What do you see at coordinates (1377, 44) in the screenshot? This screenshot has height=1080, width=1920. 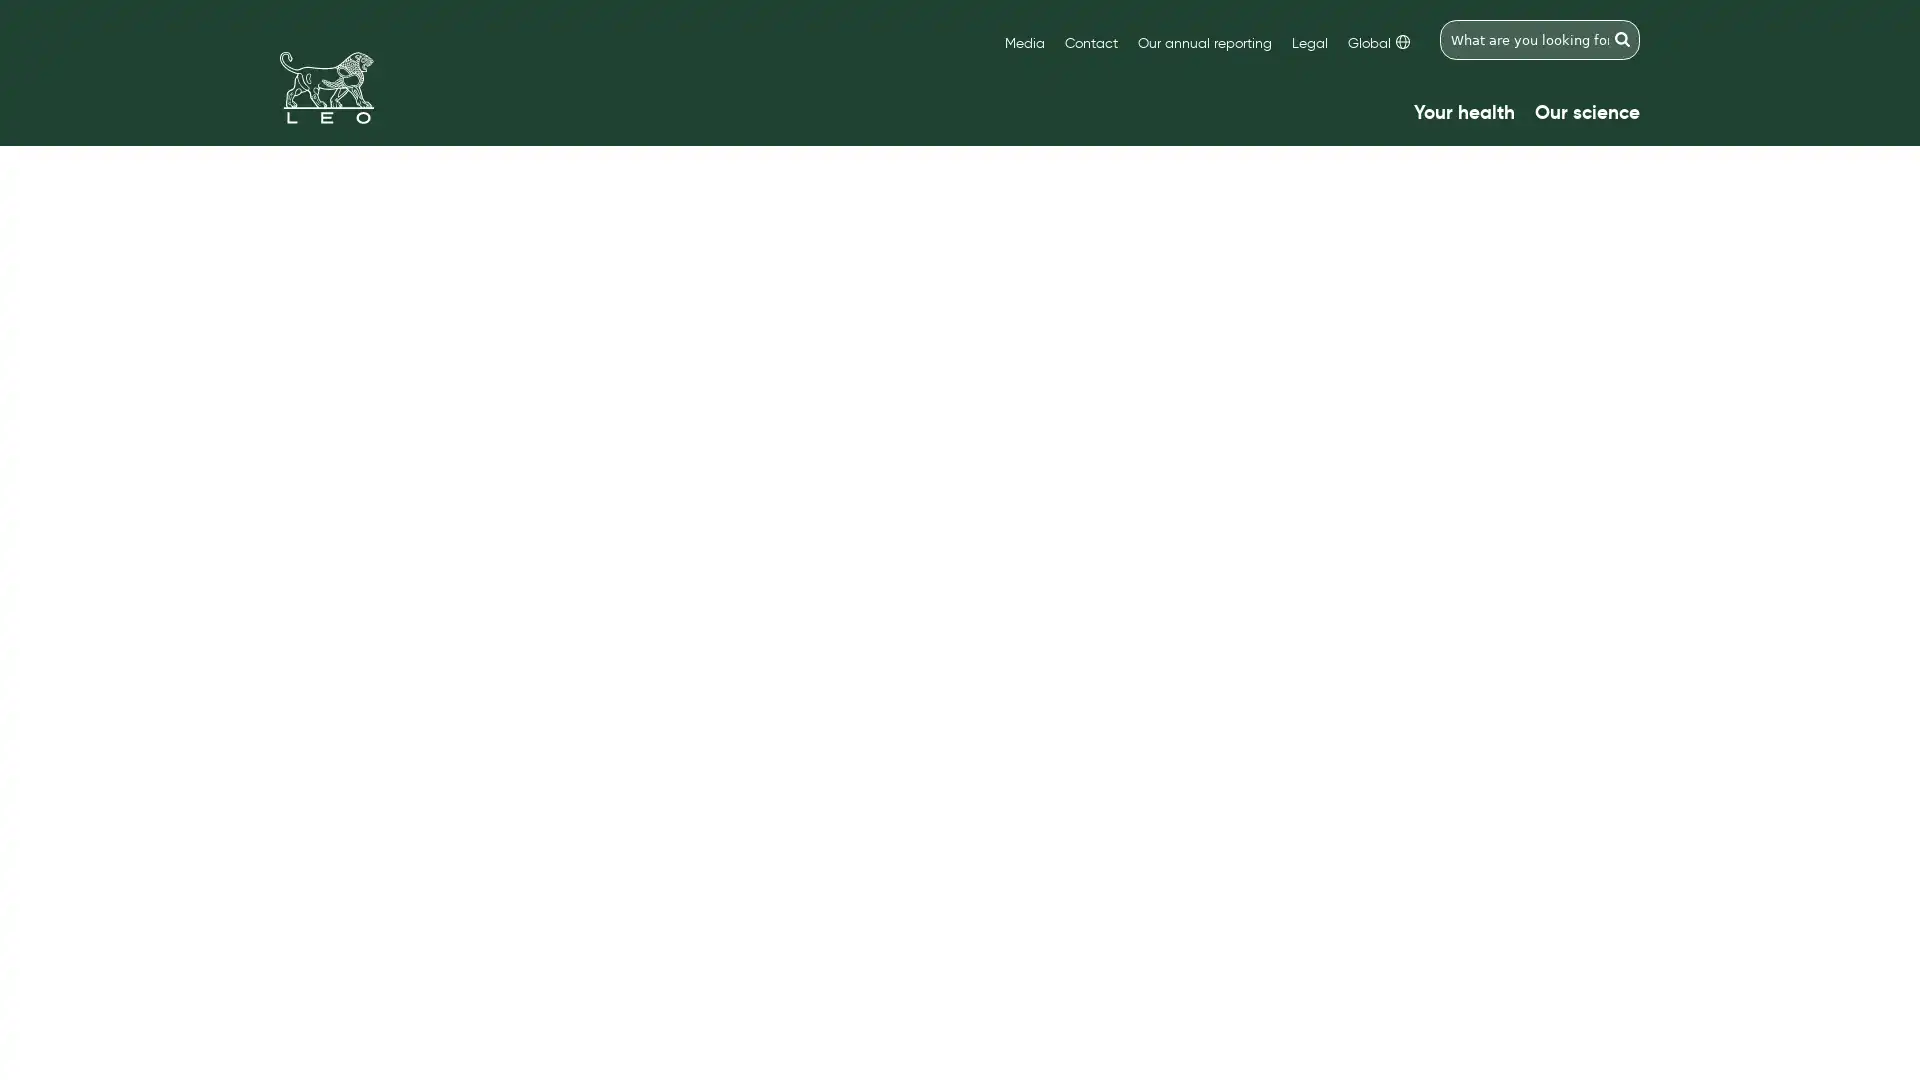 I see `Global` at bounding box center [1377, 44].